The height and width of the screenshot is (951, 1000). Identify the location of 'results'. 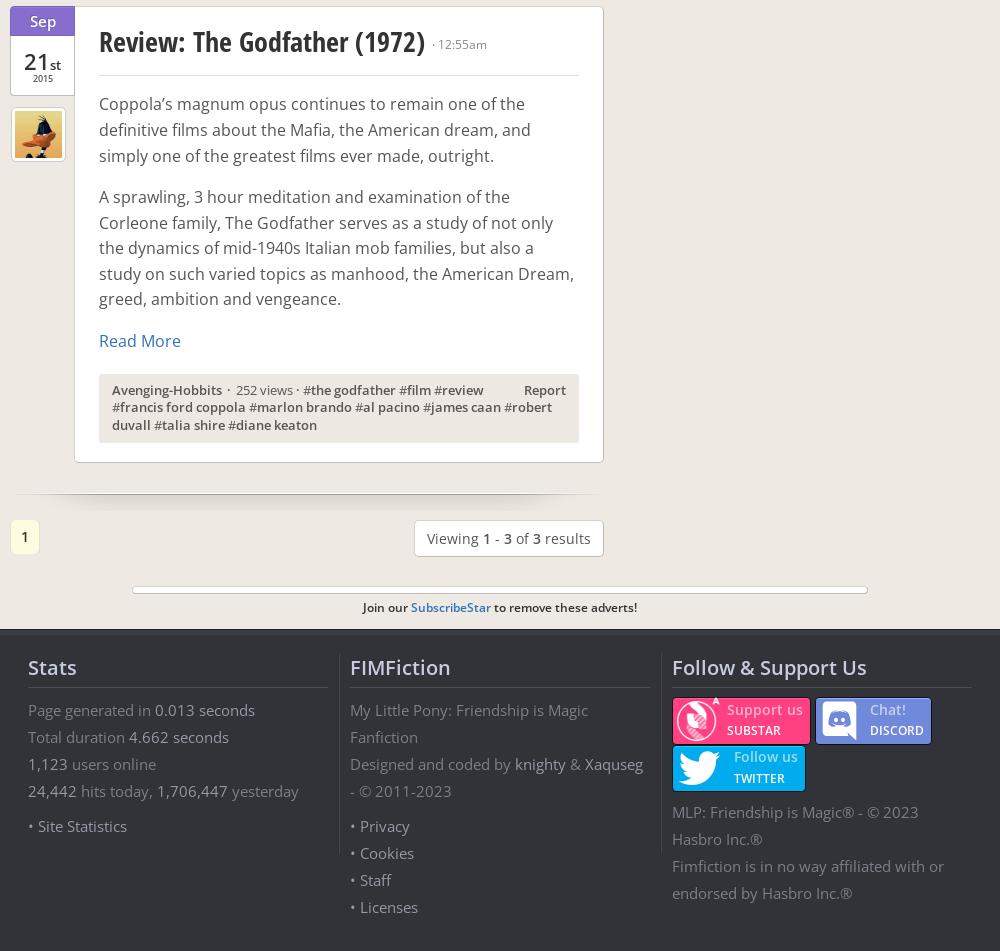
(565, 537).